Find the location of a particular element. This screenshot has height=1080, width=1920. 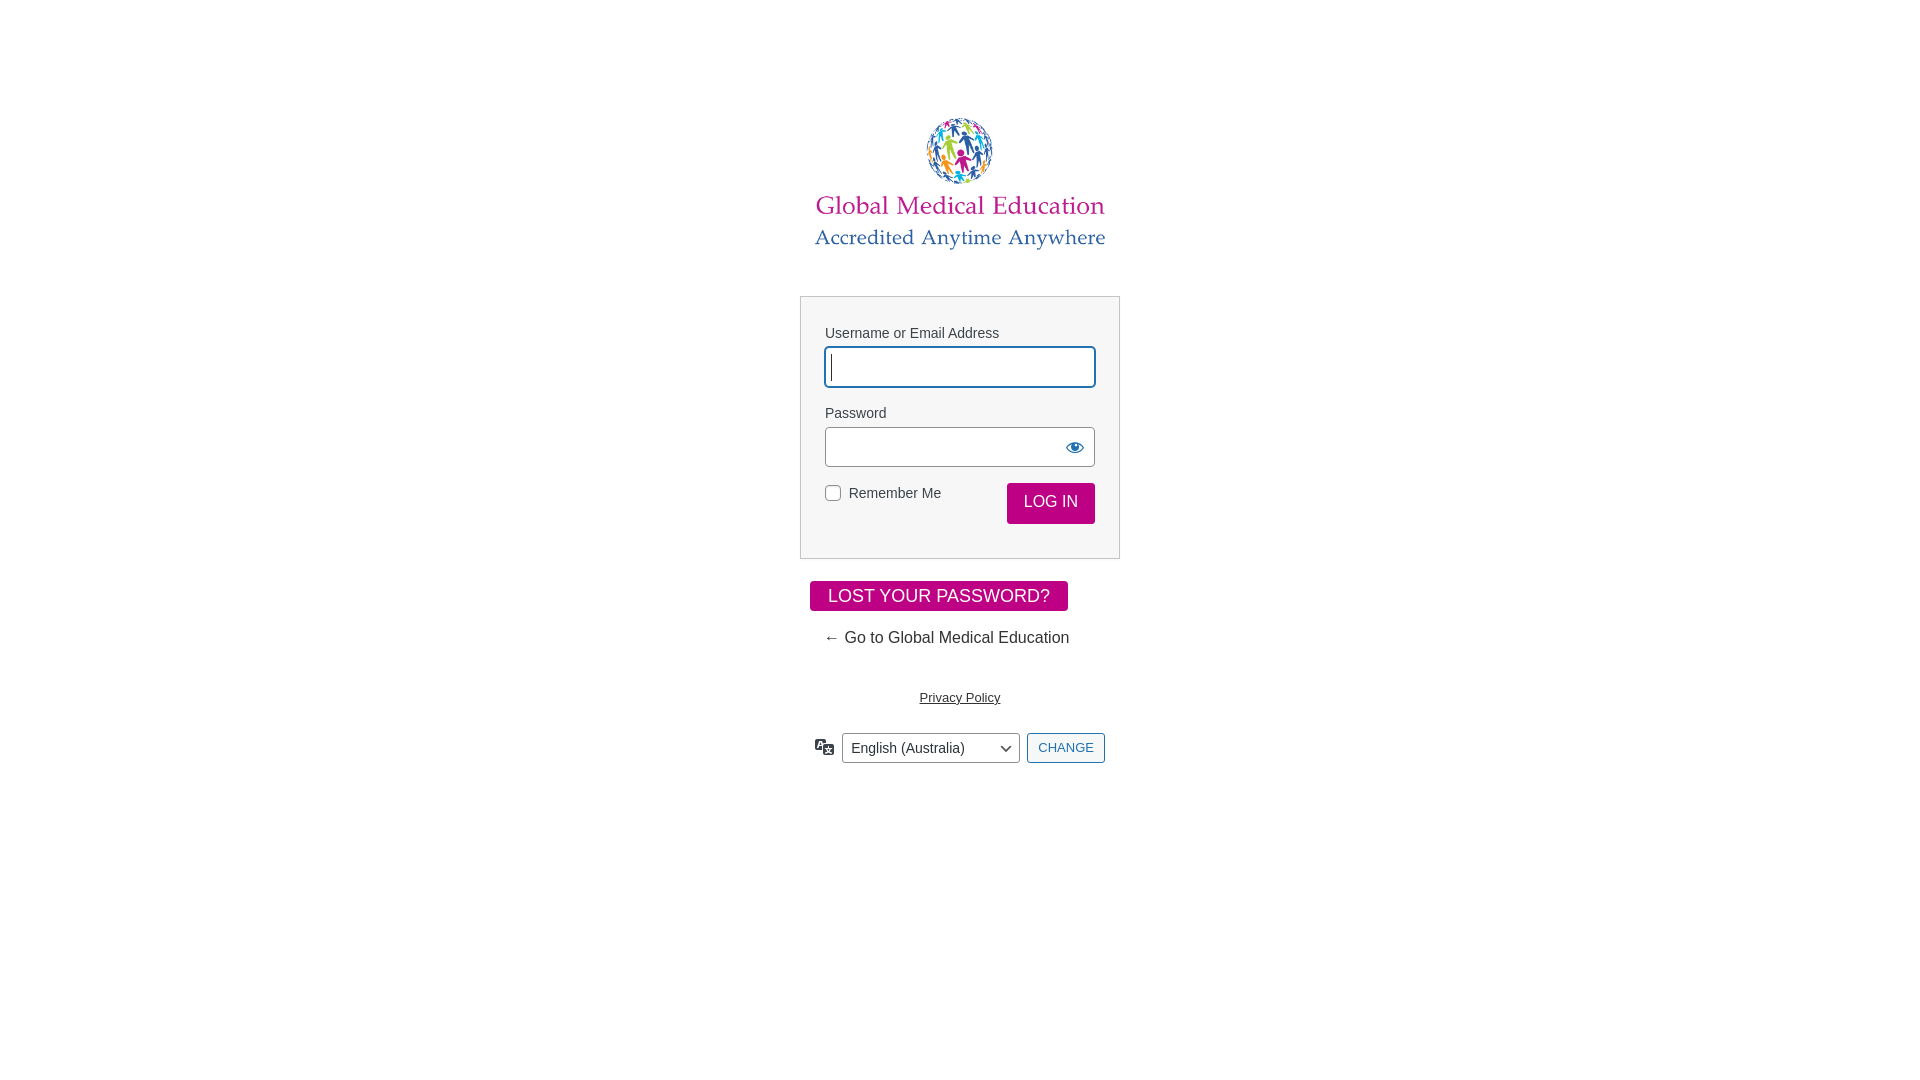

'Log In' is located at coordinates (1007, 502).